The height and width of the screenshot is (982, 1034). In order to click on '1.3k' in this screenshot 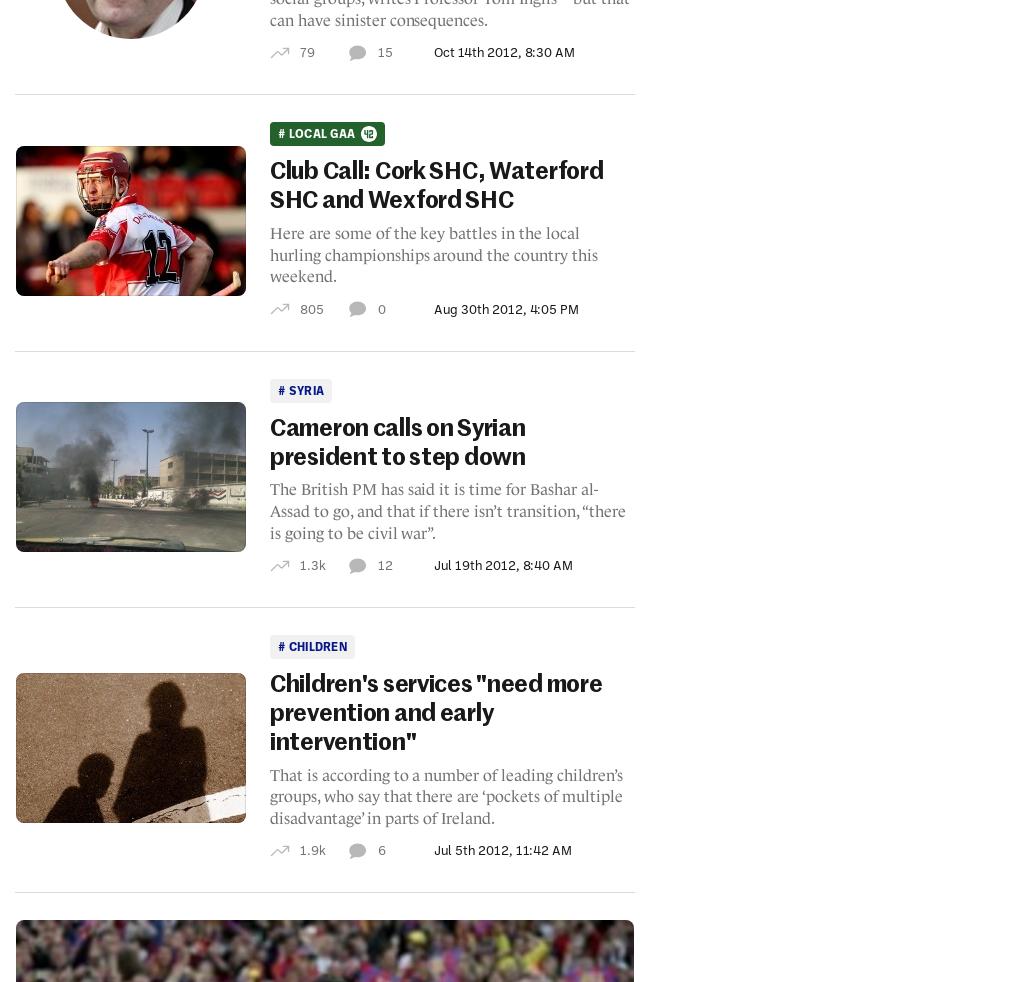, I will do `click(311, 564)`.